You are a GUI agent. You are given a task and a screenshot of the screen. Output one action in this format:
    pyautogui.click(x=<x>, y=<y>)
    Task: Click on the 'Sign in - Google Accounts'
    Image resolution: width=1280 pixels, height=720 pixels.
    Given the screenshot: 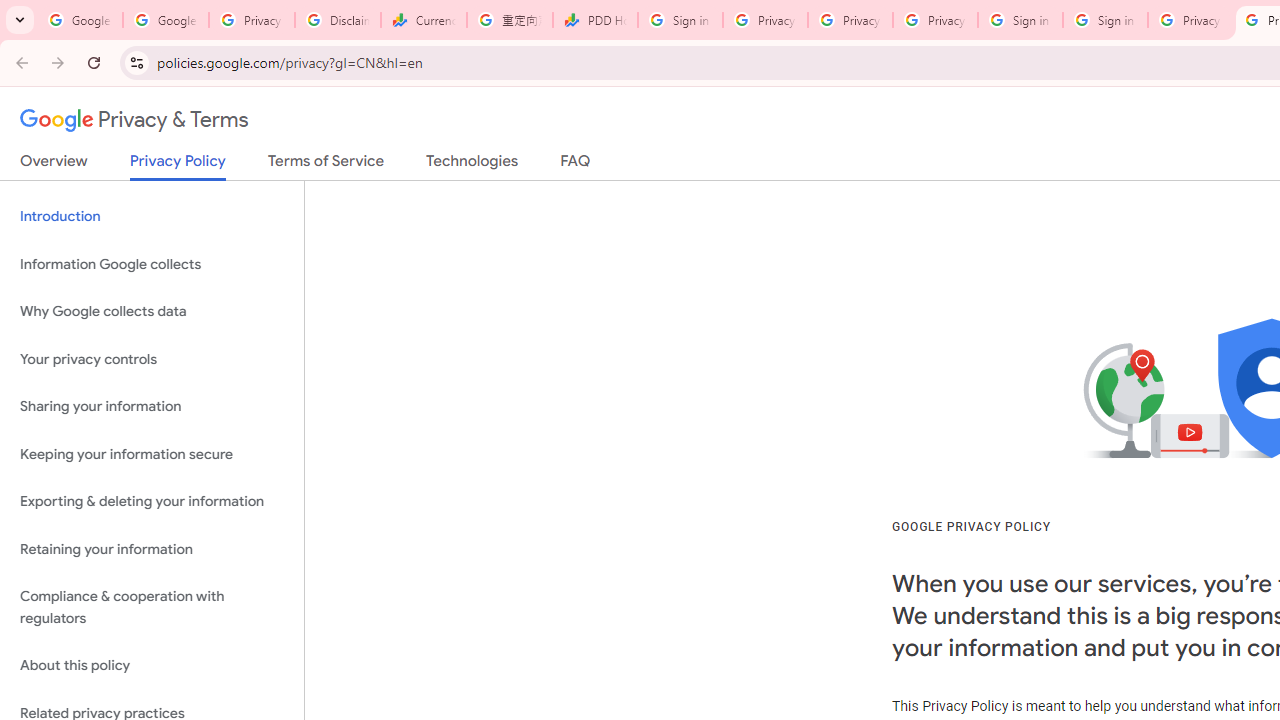 What is the action you would take?
    pyautogui.click(x=1104, y=20)
    